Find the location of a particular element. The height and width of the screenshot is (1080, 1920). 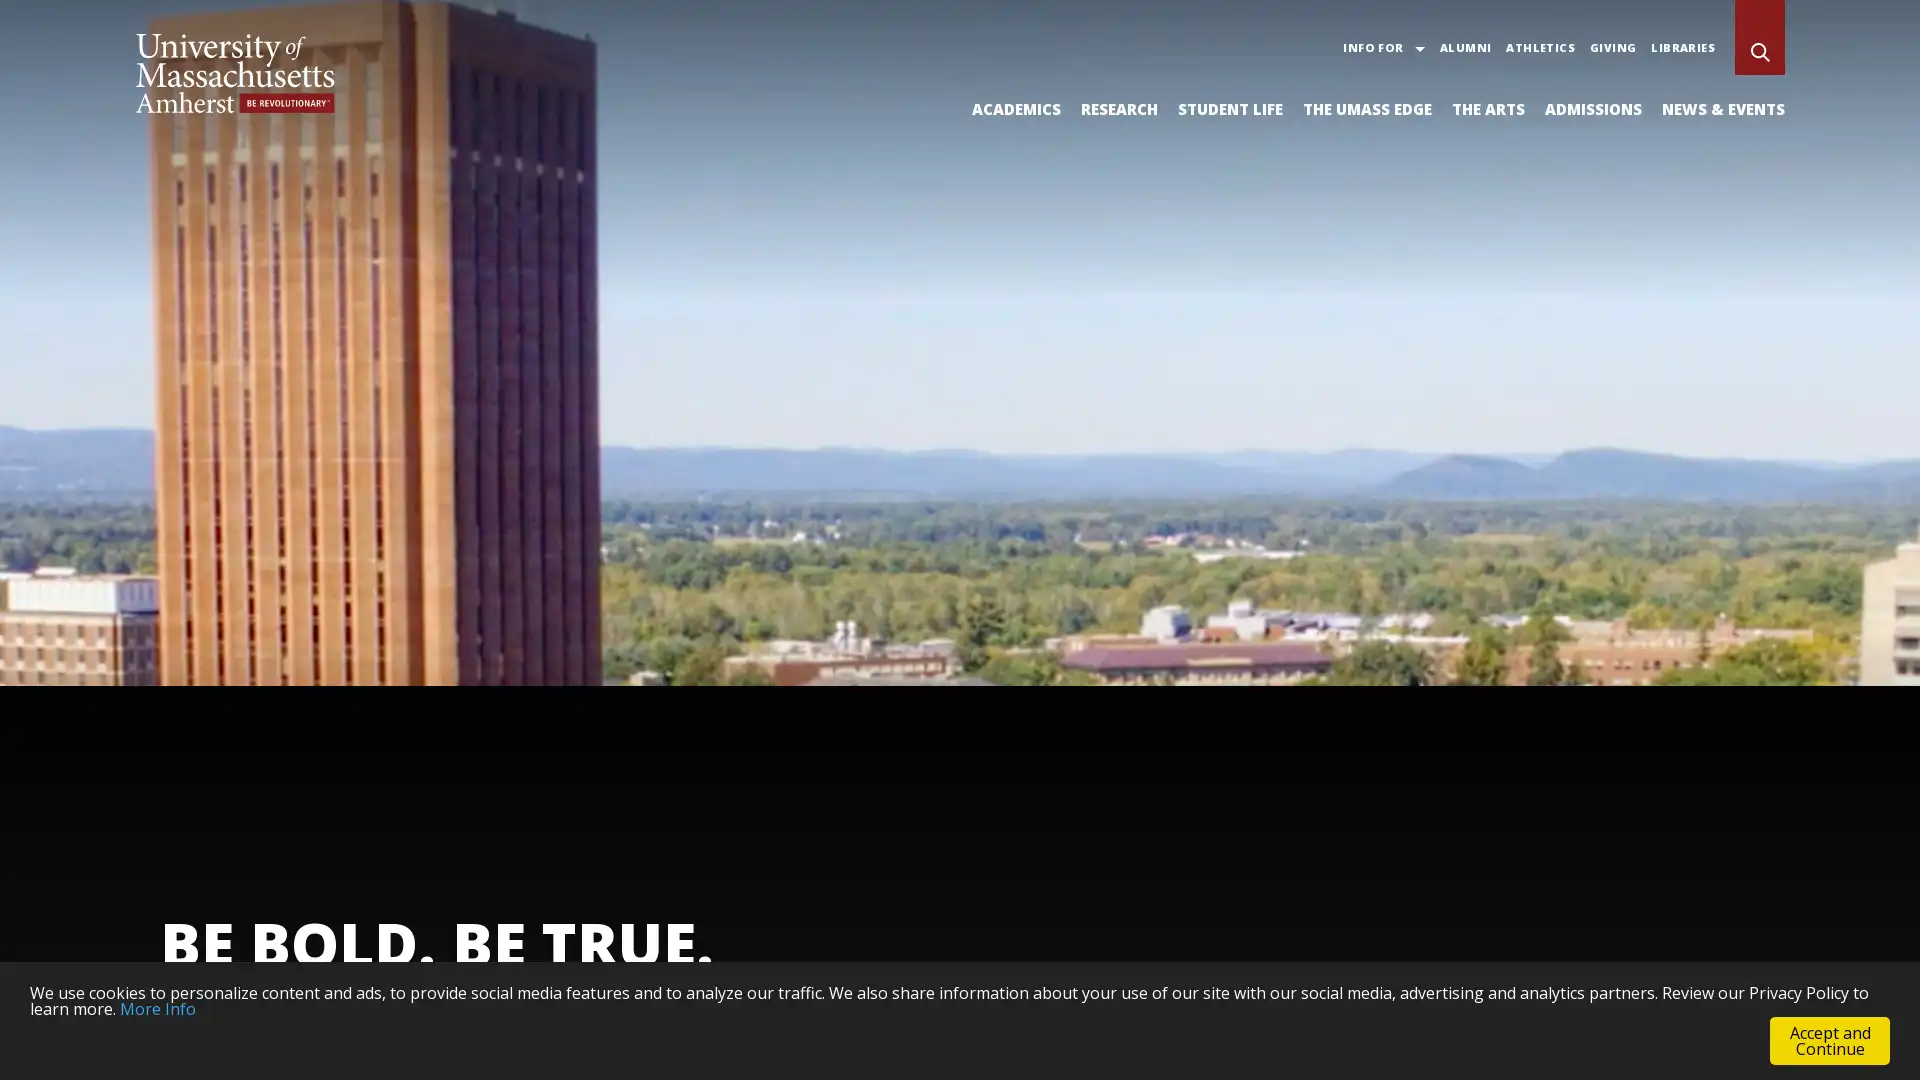

Search UMass Amherst is located at coordinates (1760, 53).